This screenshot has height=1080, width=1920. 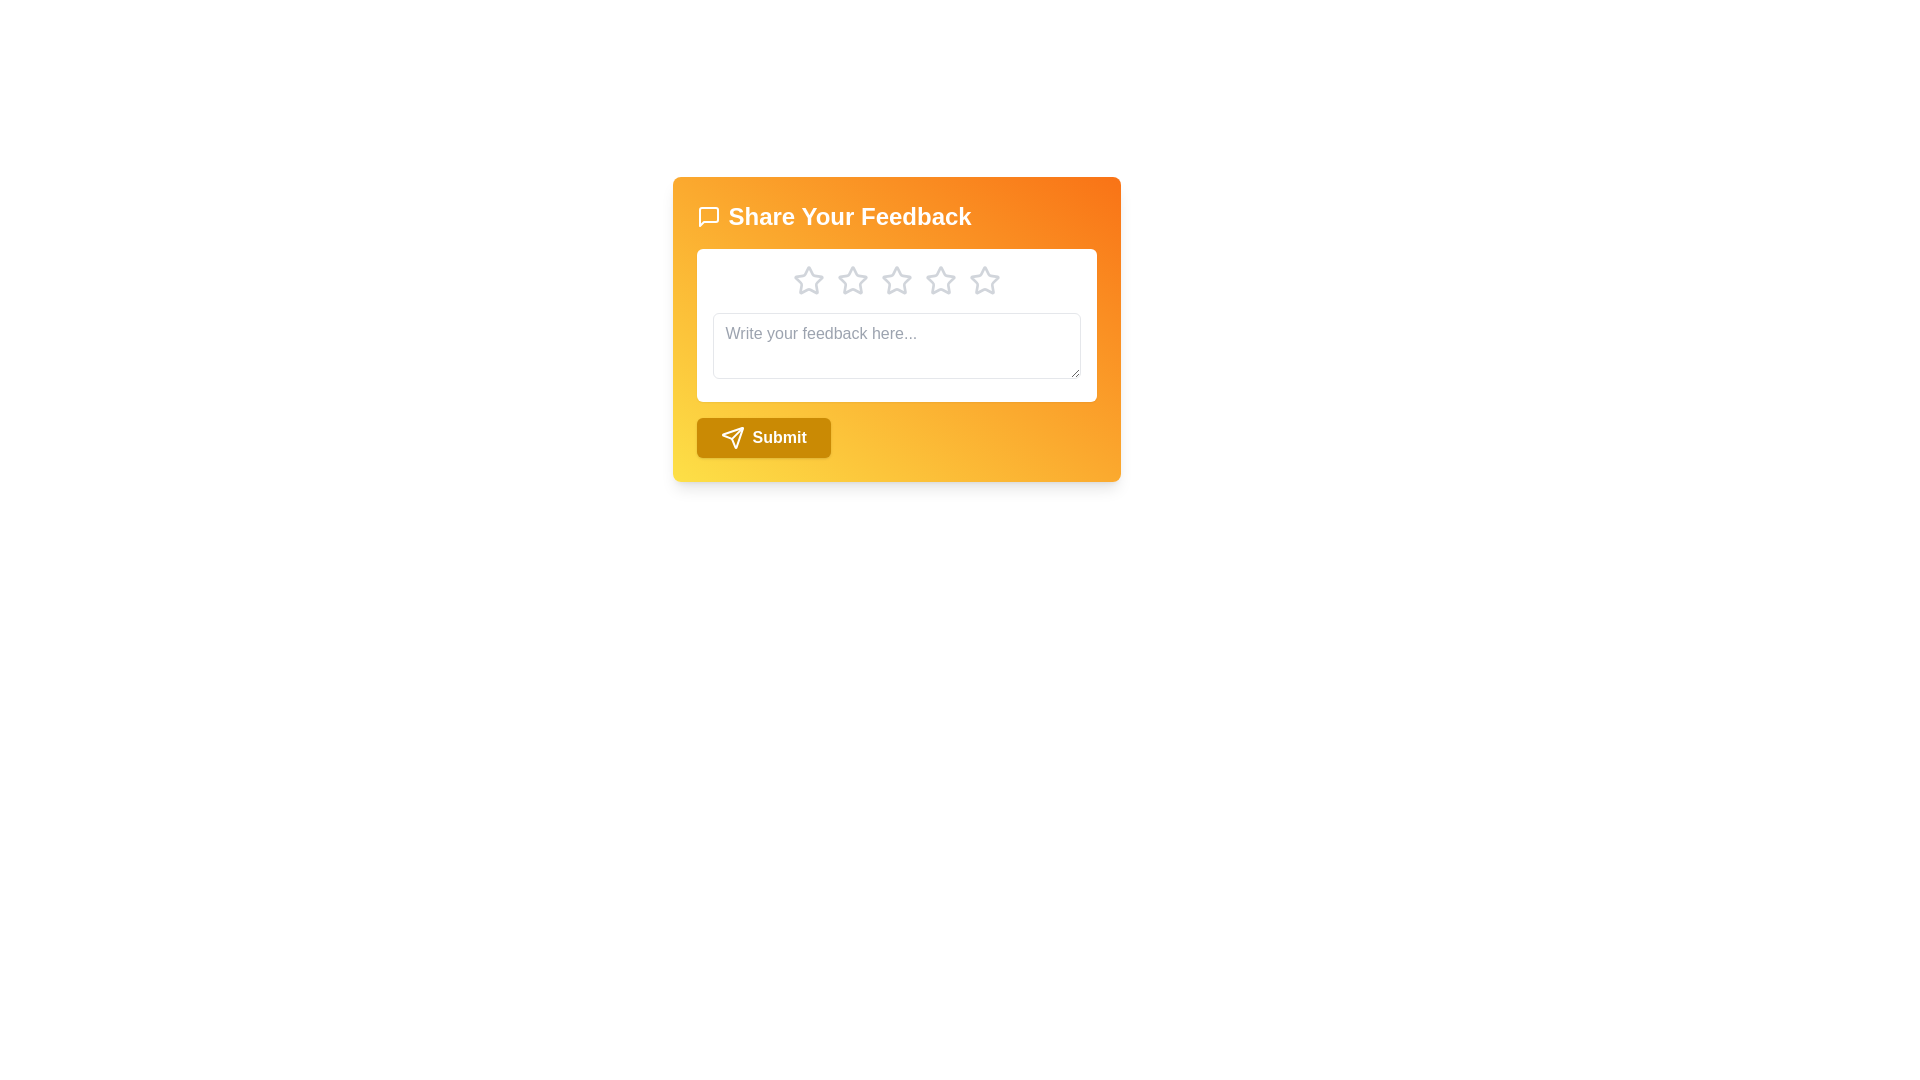 What do you see at coordinates (895, 280) in the screenshot?
I see `the second star in the interactive rating star control` at bounding box center [895, 280].